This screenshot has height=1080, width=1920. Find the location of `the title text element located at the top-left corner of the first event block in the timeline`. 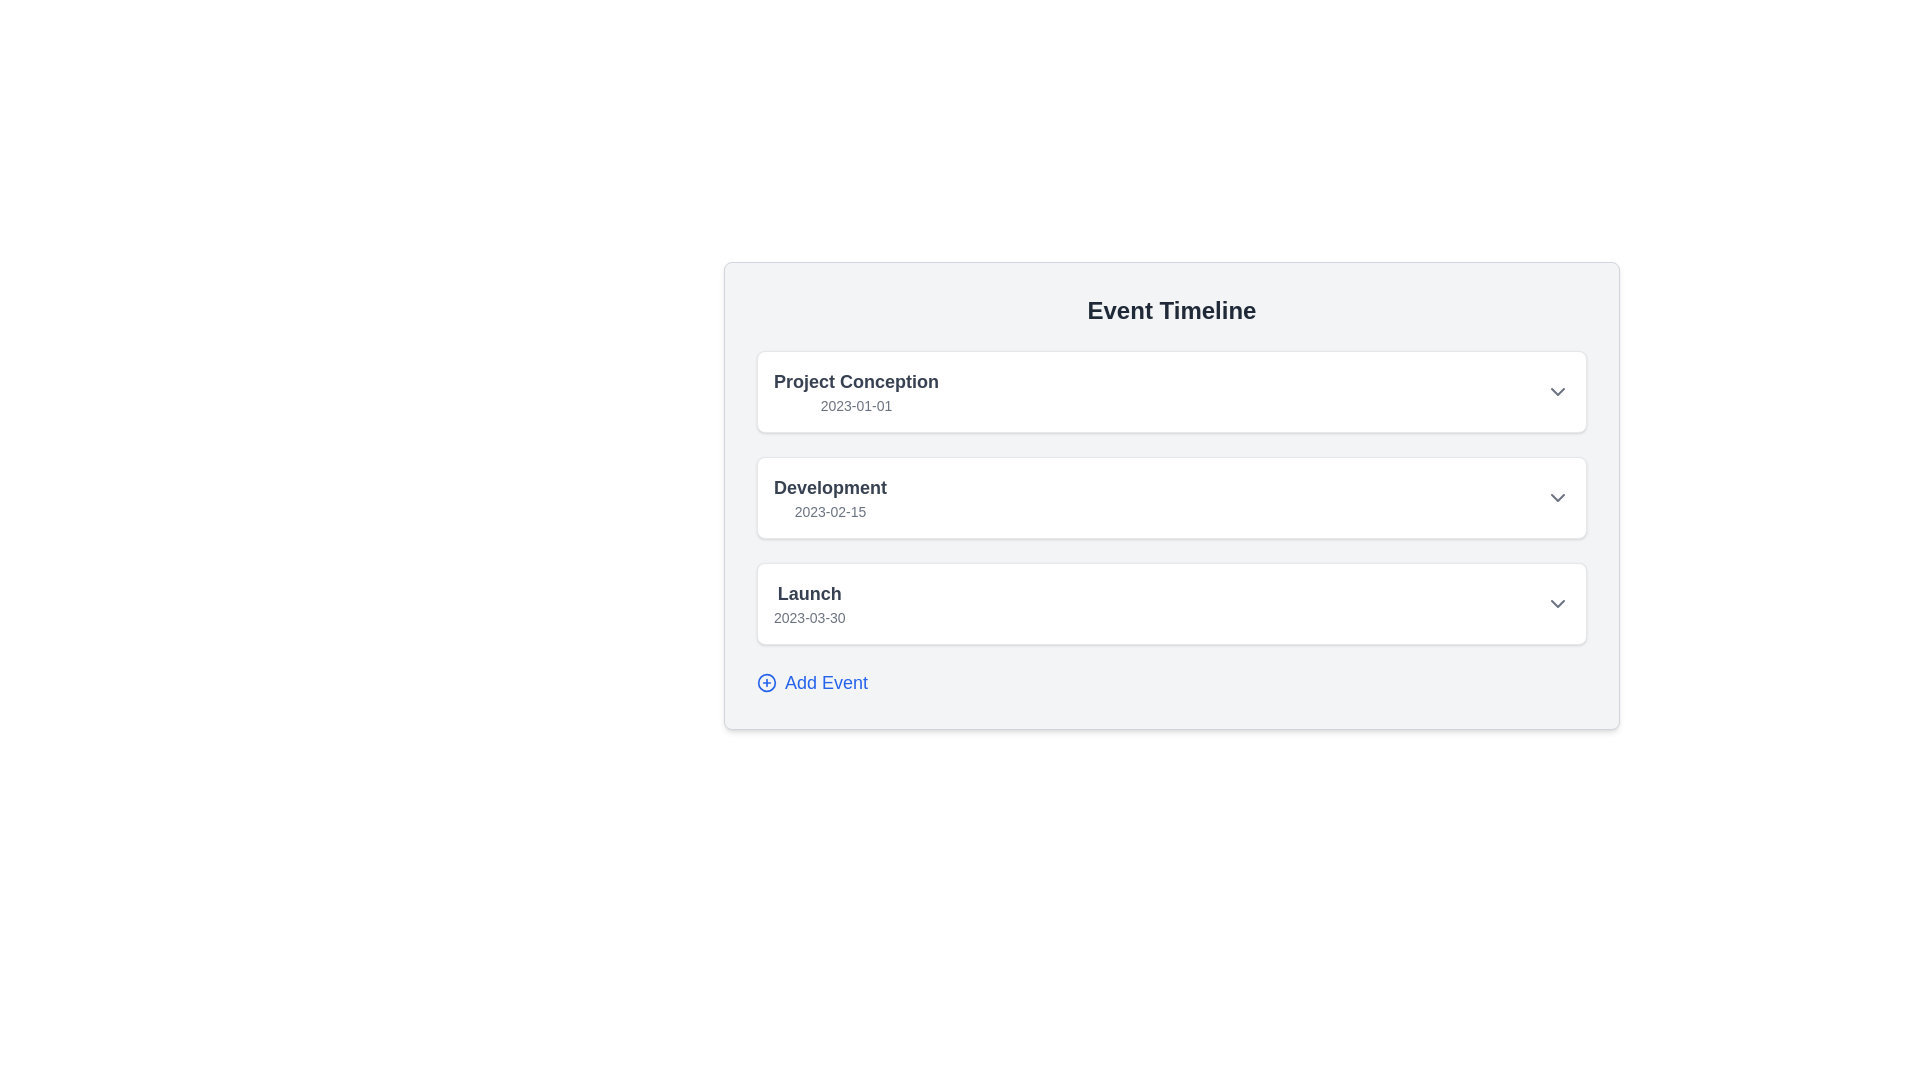

the title text element located at the top-left corner of the first event block in the timeline is located at coordinates (856, 381).